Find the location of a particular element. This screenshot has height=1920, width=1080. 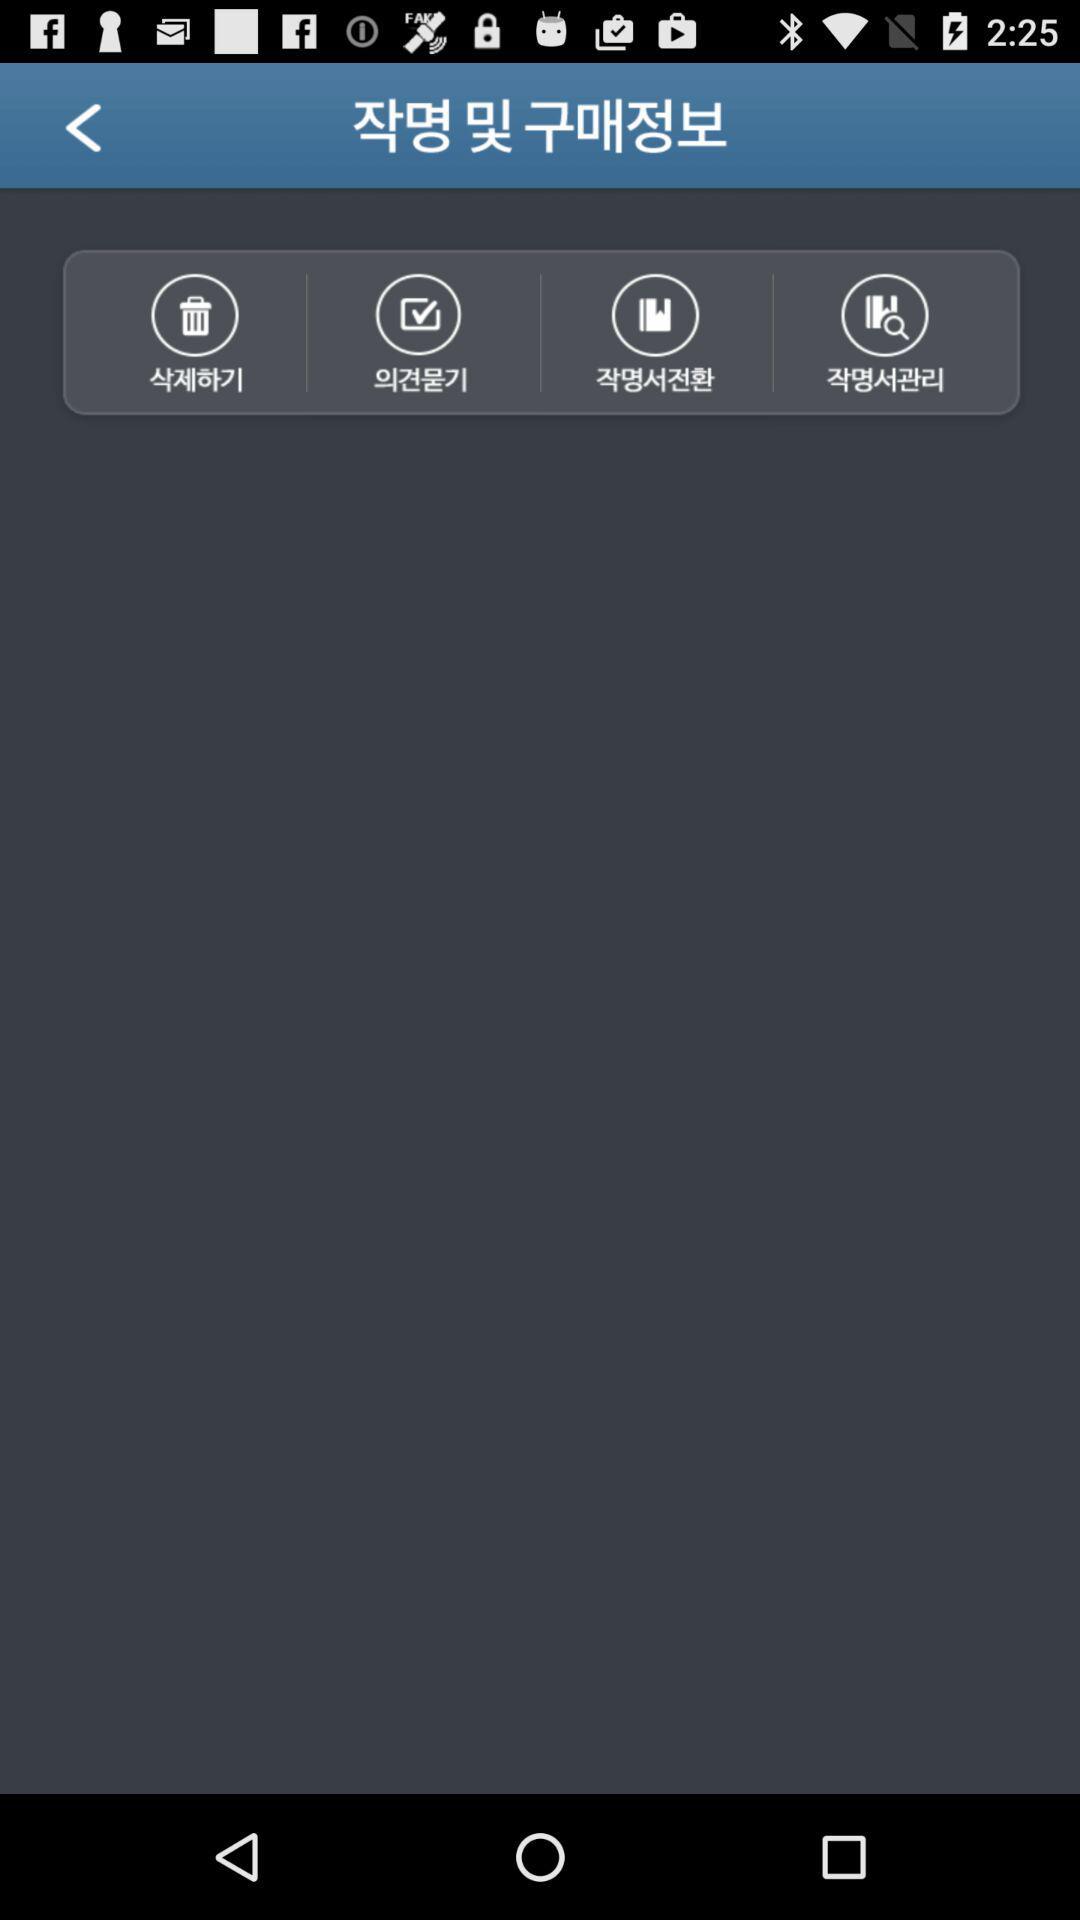

item at the center is located at coordinates (540, 1111).